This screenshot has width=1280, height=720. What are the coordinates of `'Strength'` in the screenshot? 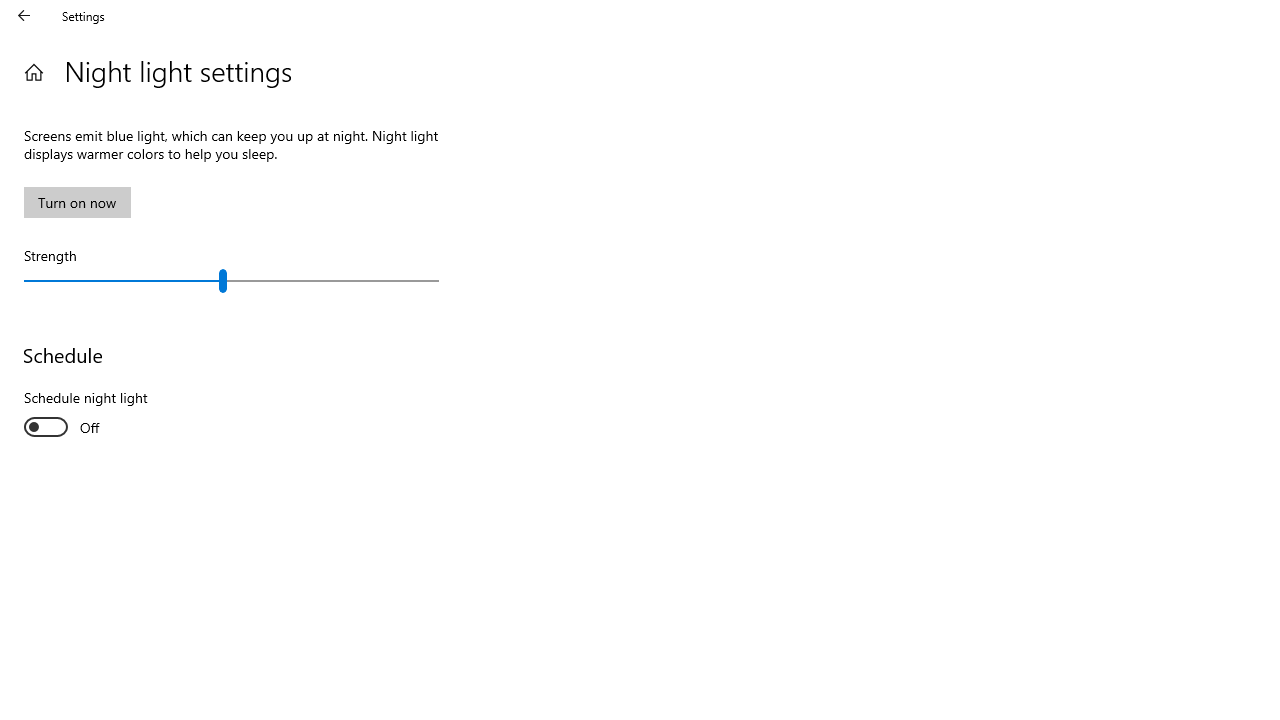 It's located at (231, 280).